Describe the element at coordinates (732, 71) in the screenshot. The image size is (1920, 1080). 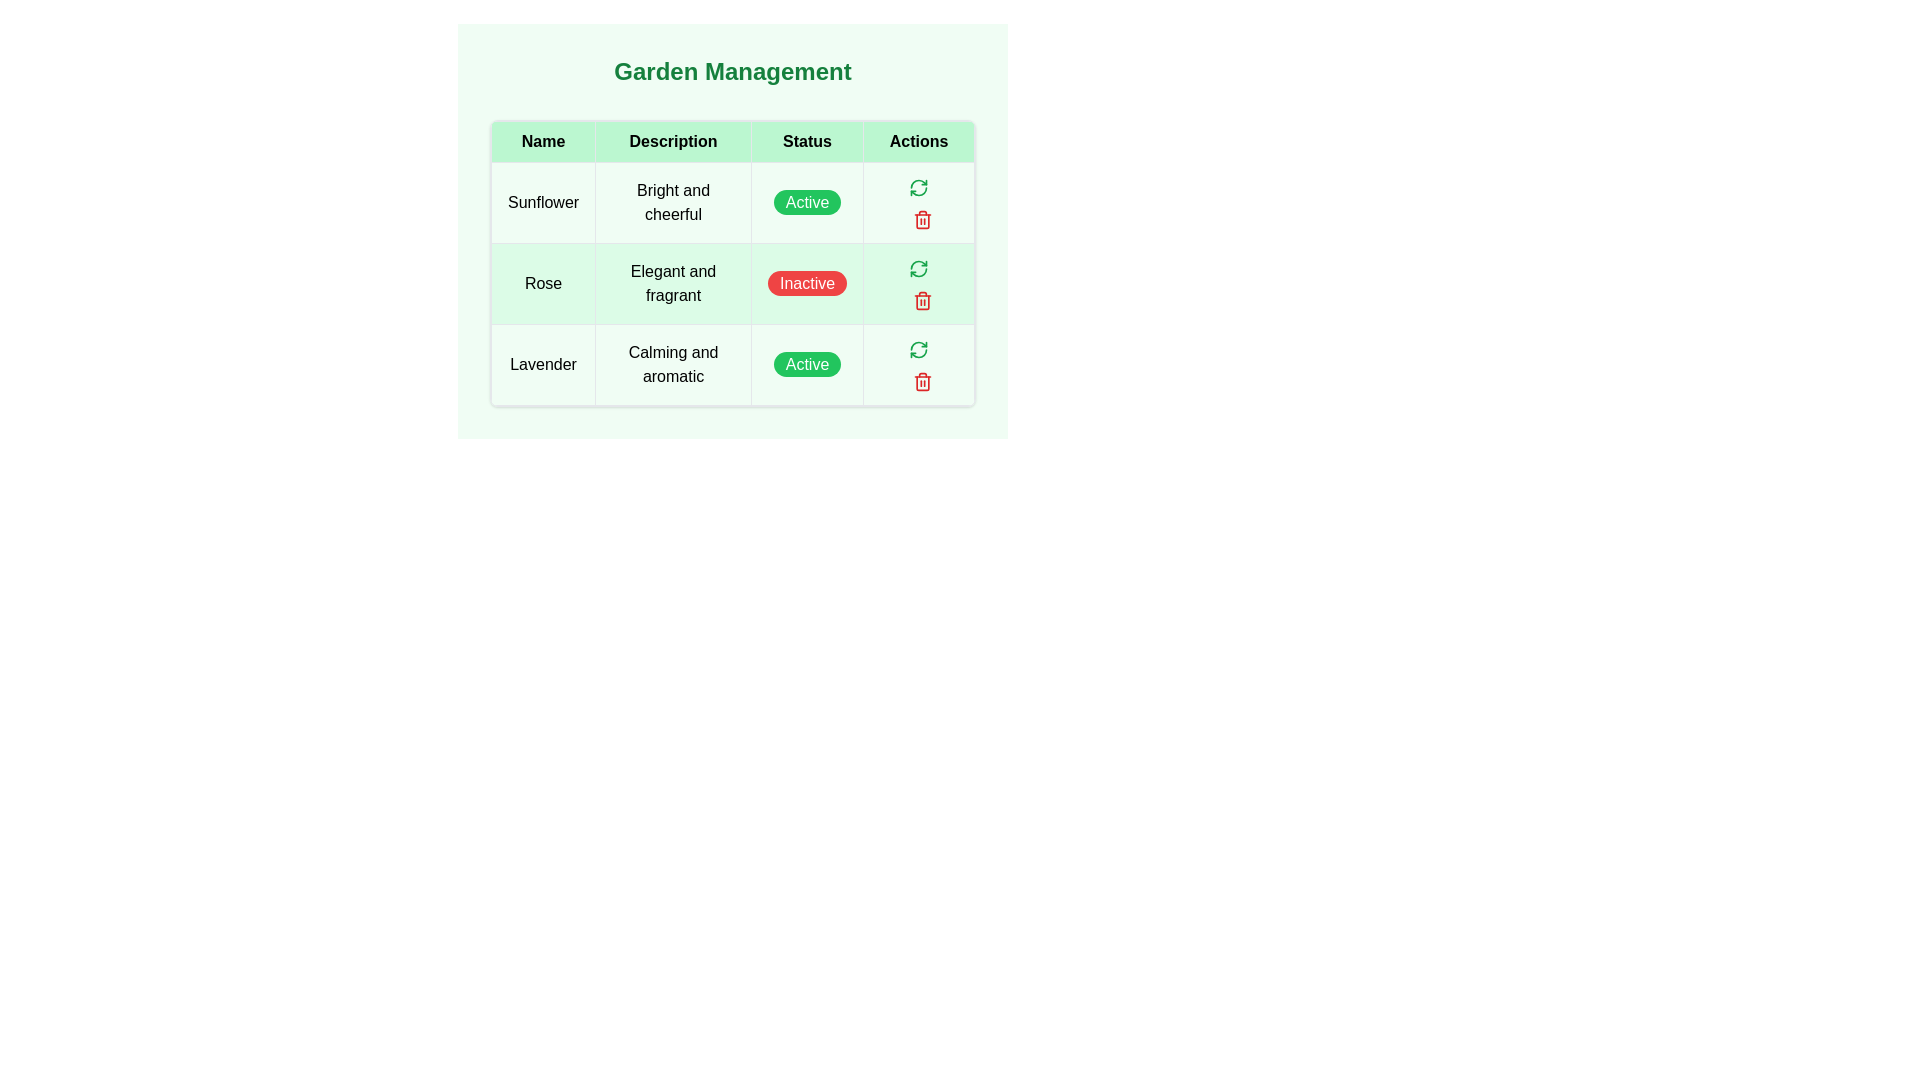
I see `the title text element indicating 'Garden Management', which is positioned at the top of the section and stands out above the table structure` at that location.